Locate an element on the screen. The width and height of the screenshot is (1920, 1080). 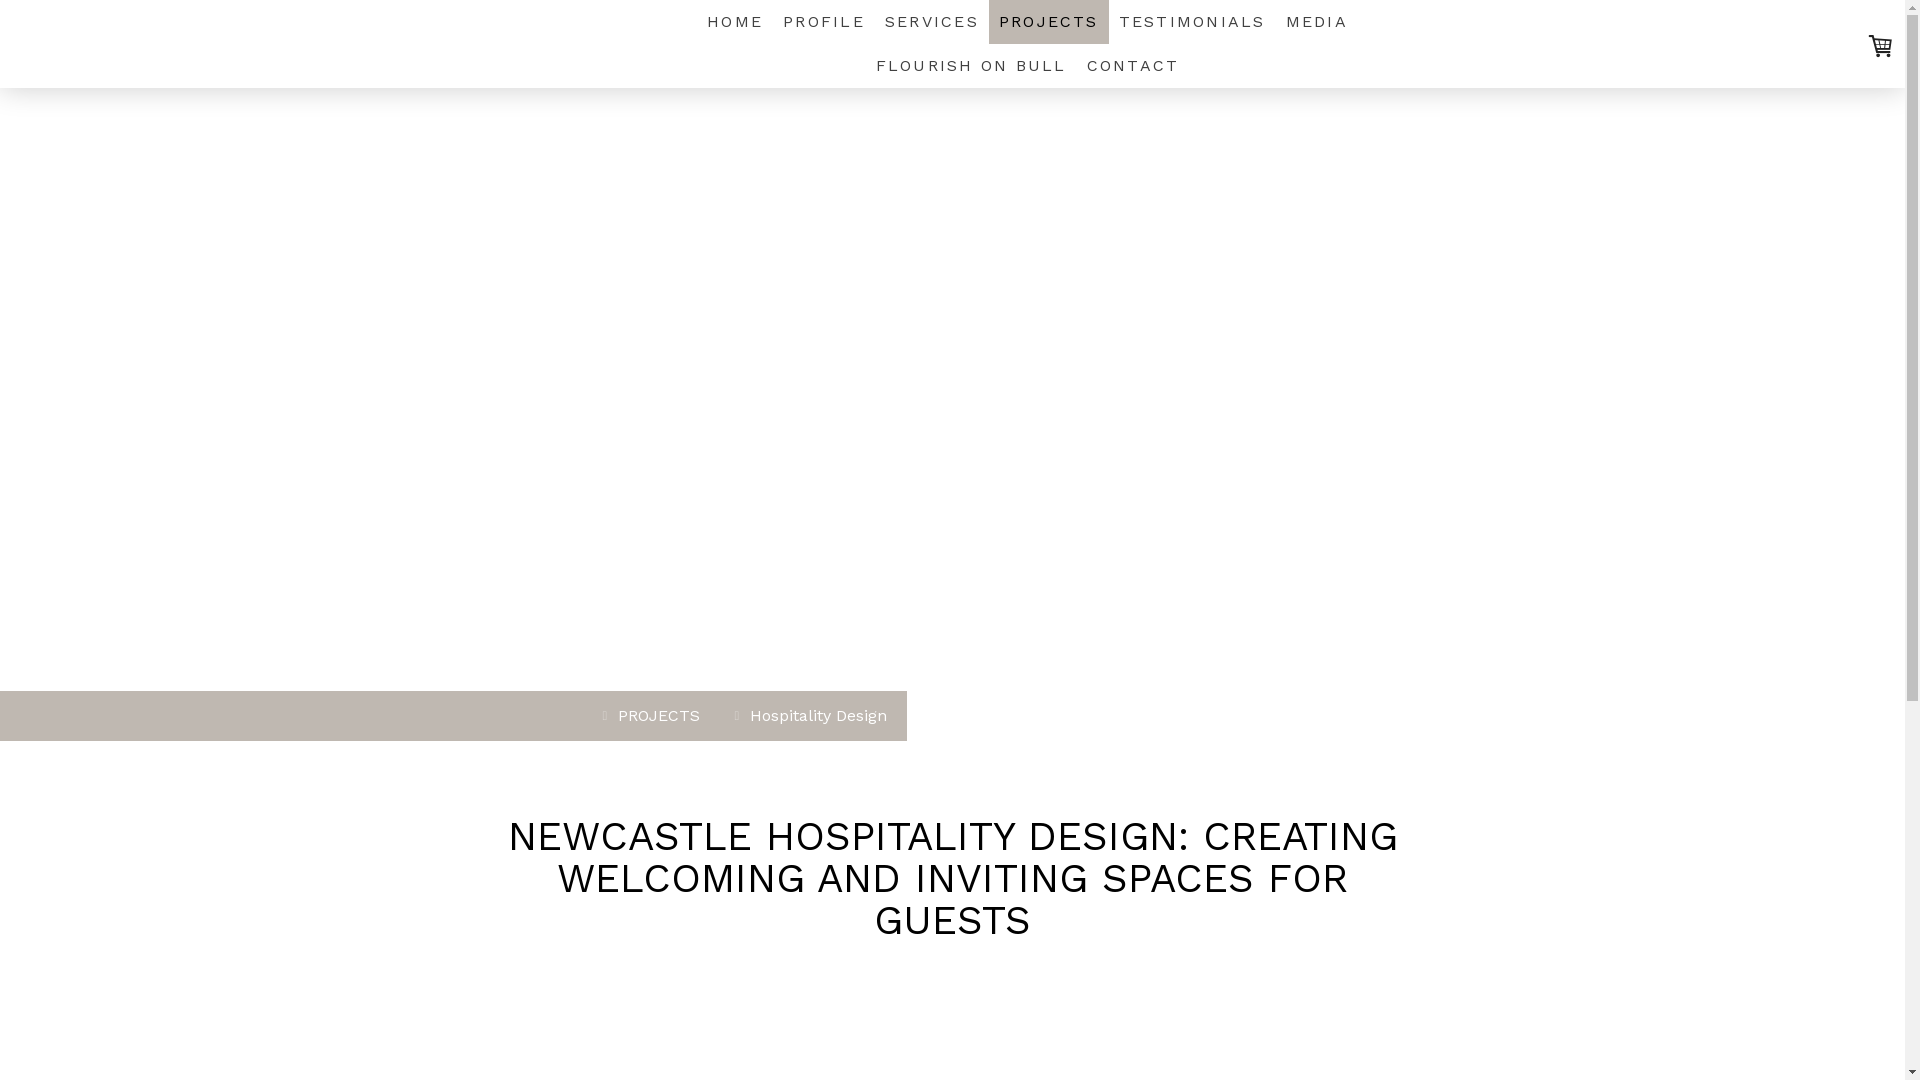
'FLOURISH ON BULL' is located at coordinates (865, 64).